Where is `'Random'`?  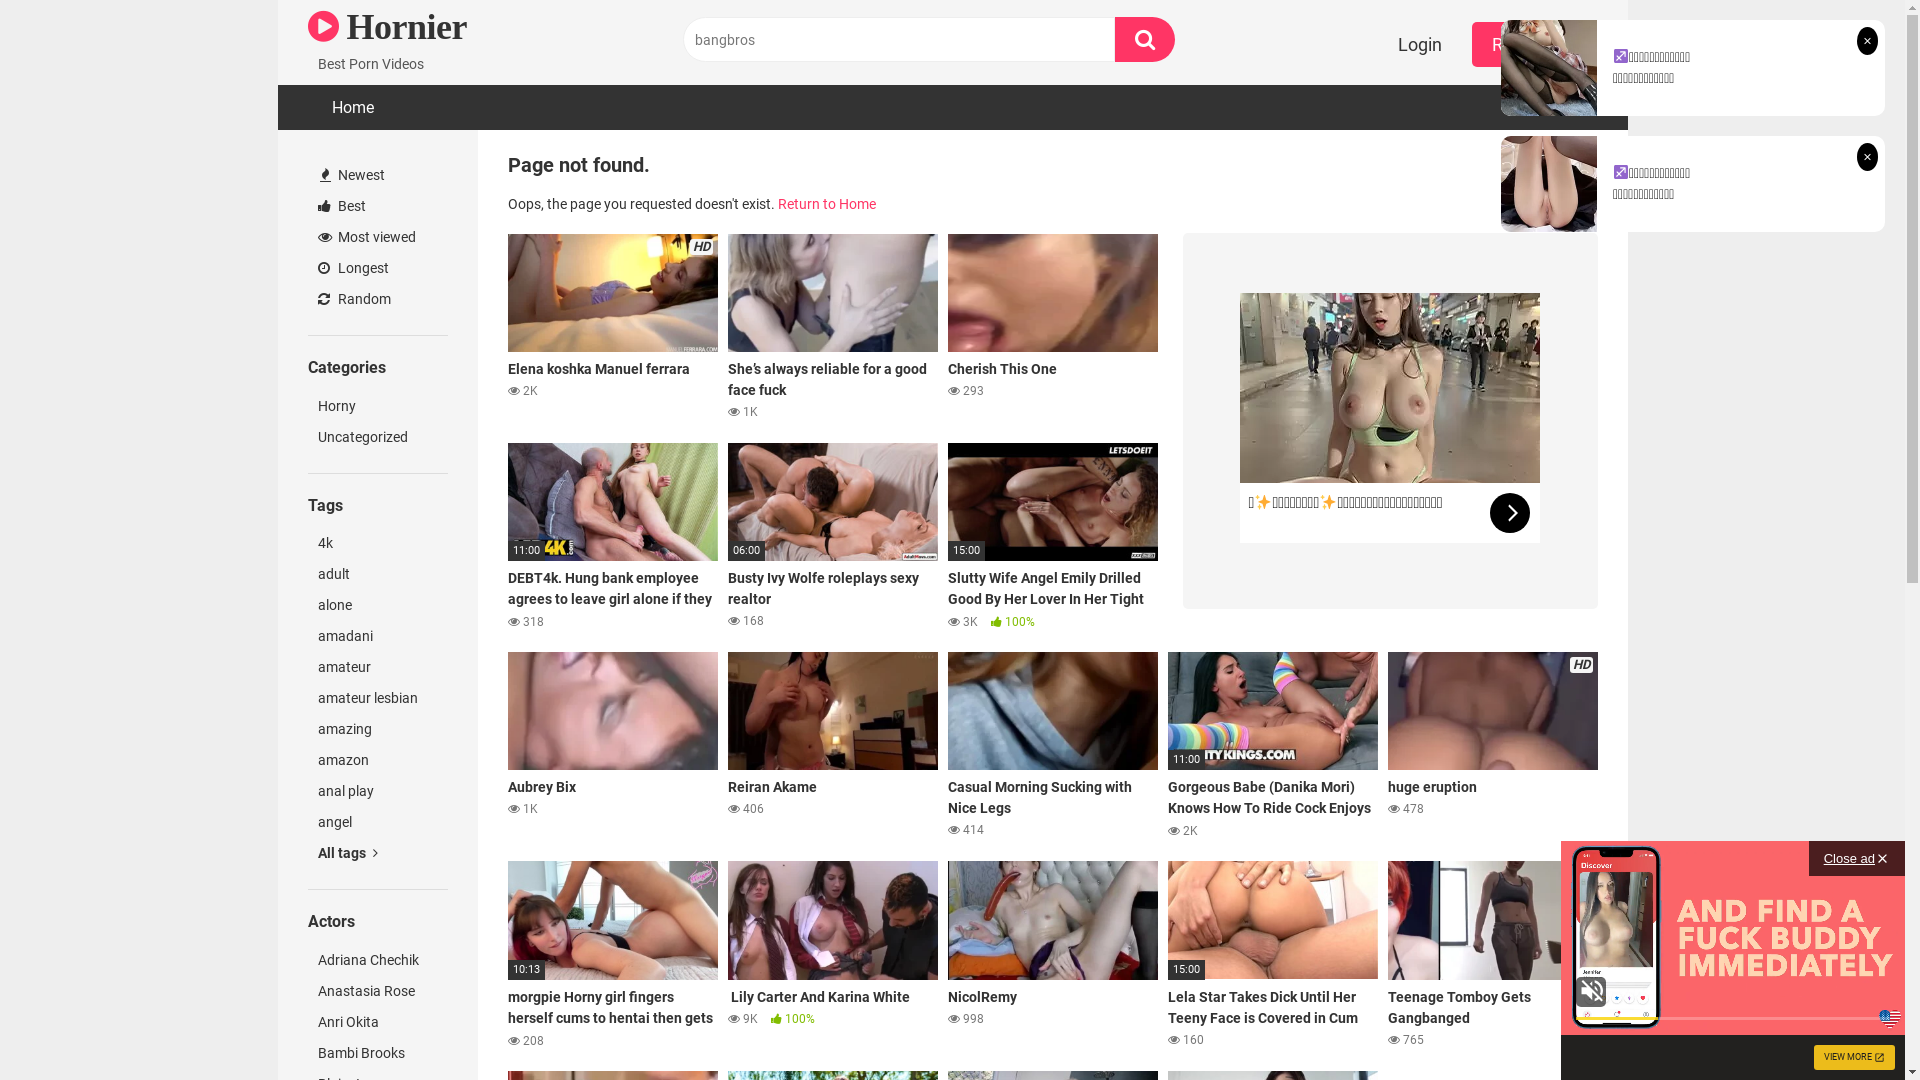
'Random' is located at coordinates (306, 299).